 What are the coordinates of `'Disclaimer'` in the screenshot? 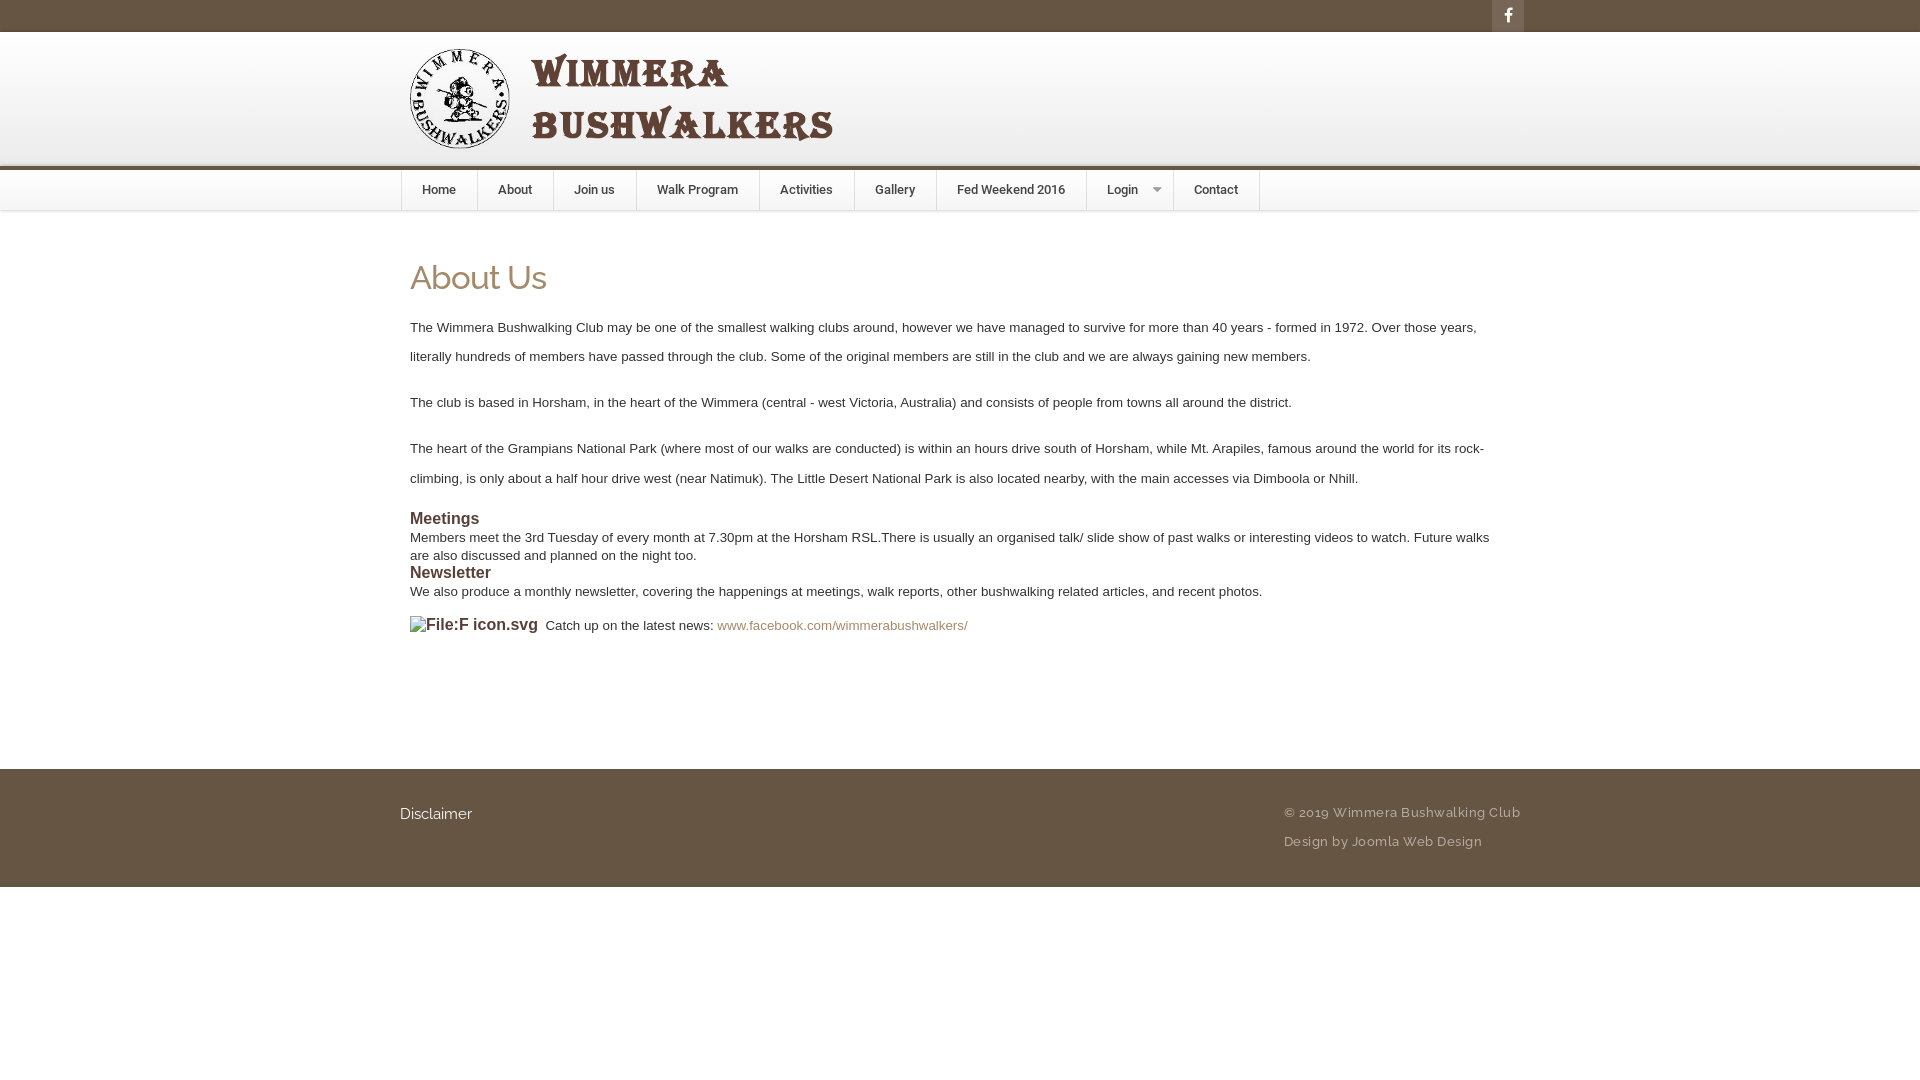 It's located at (440, 813).